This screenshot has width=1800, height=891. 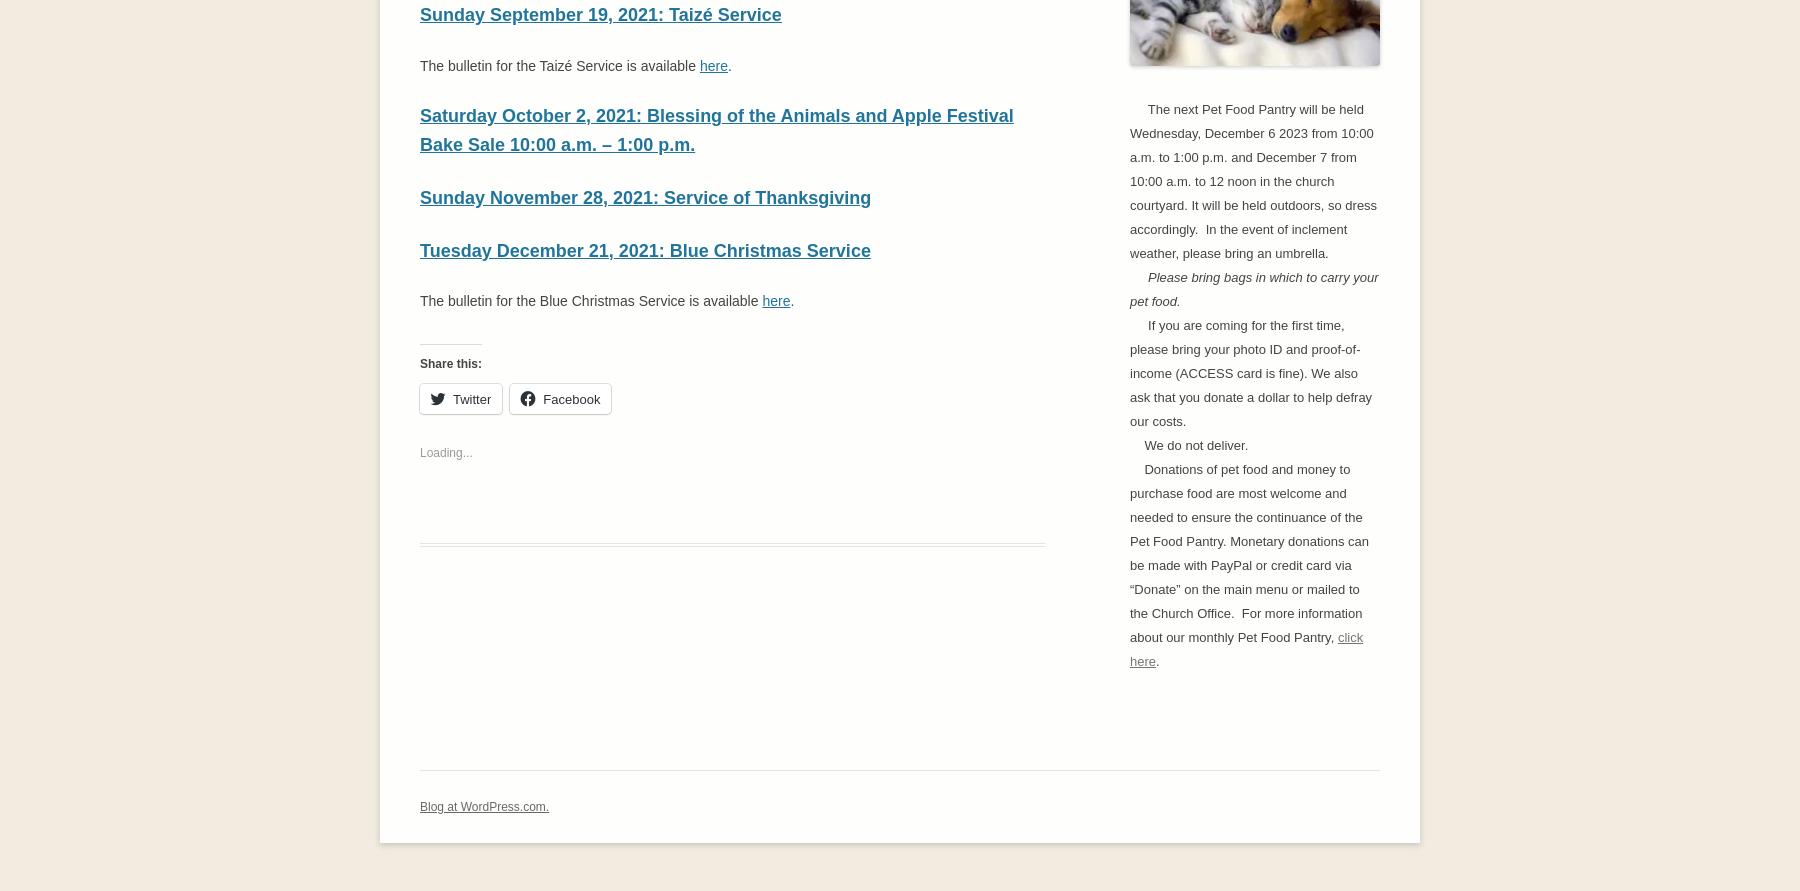 I want to click on 'We do not deliver.', so click(x=1188, y=444).